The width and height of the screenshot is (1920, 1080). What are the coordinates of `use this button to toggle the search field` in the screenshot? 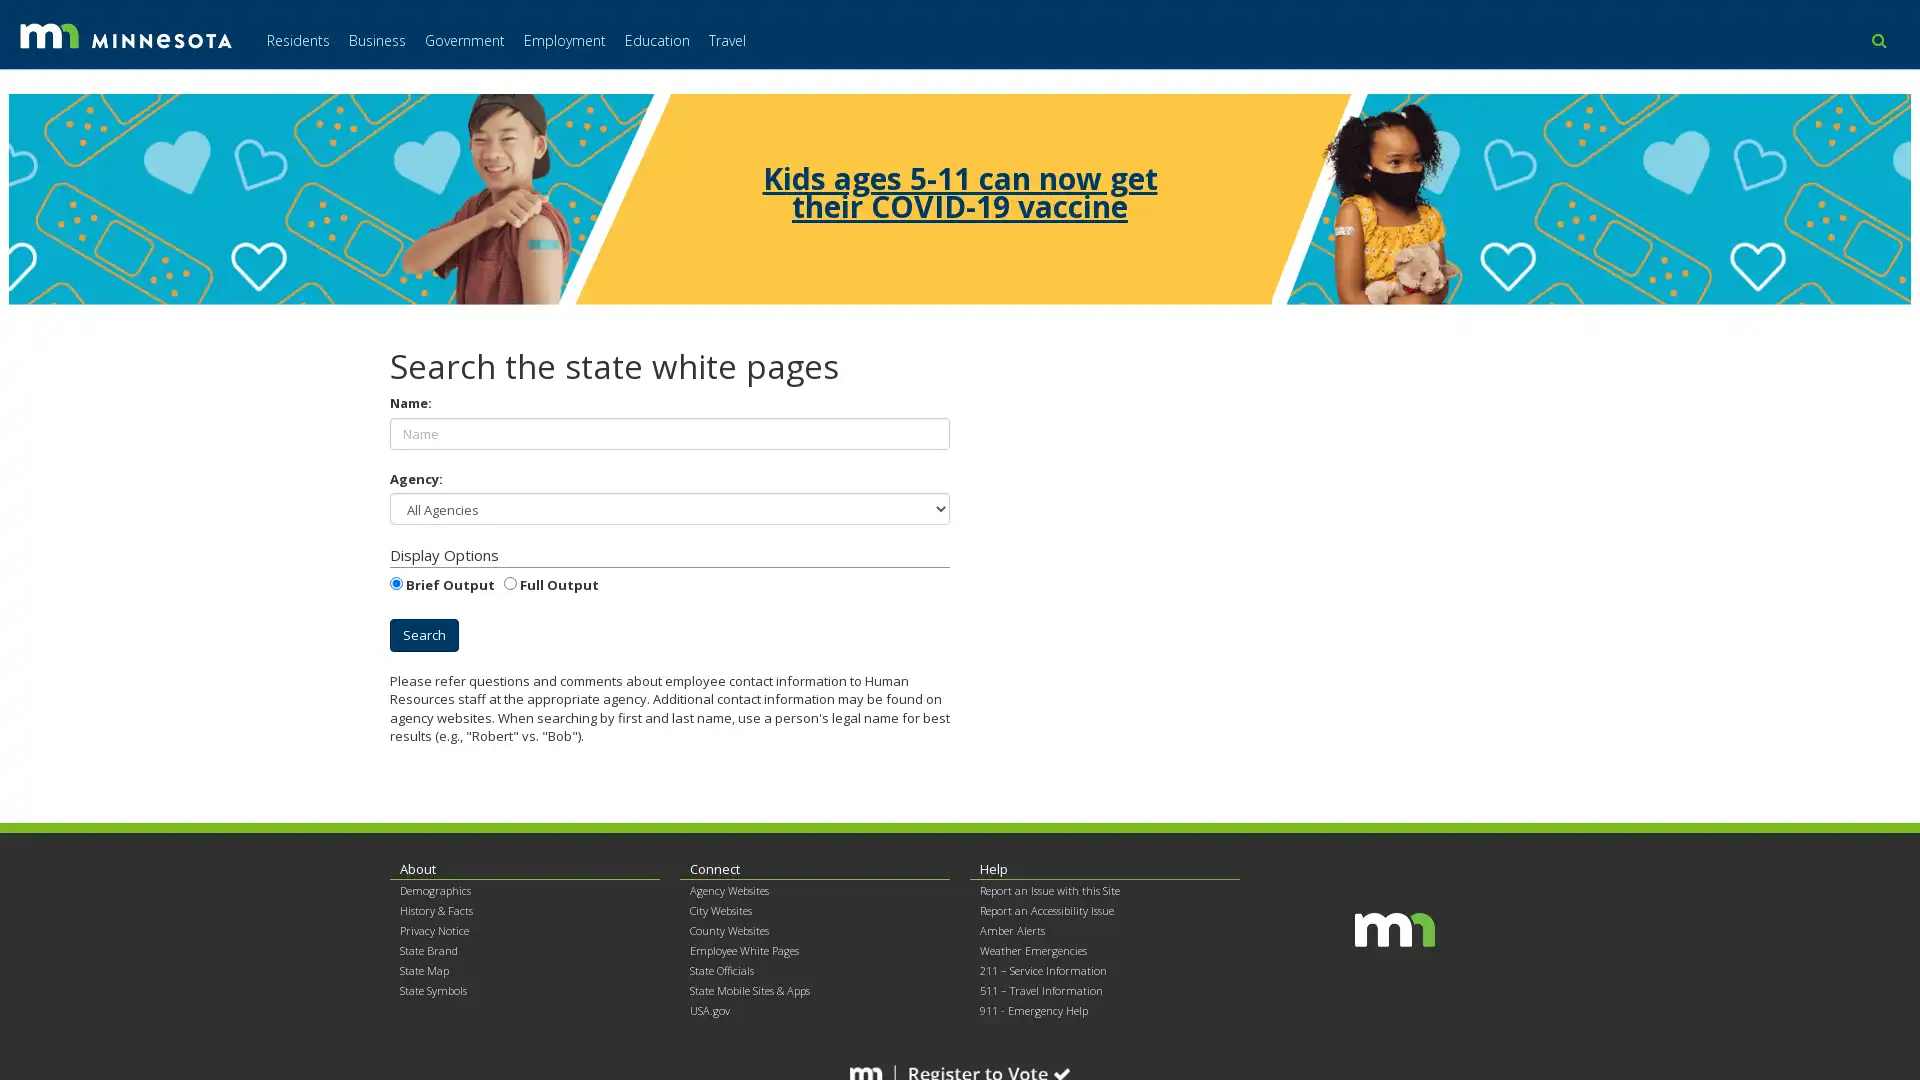 It's located at (1878, 39).